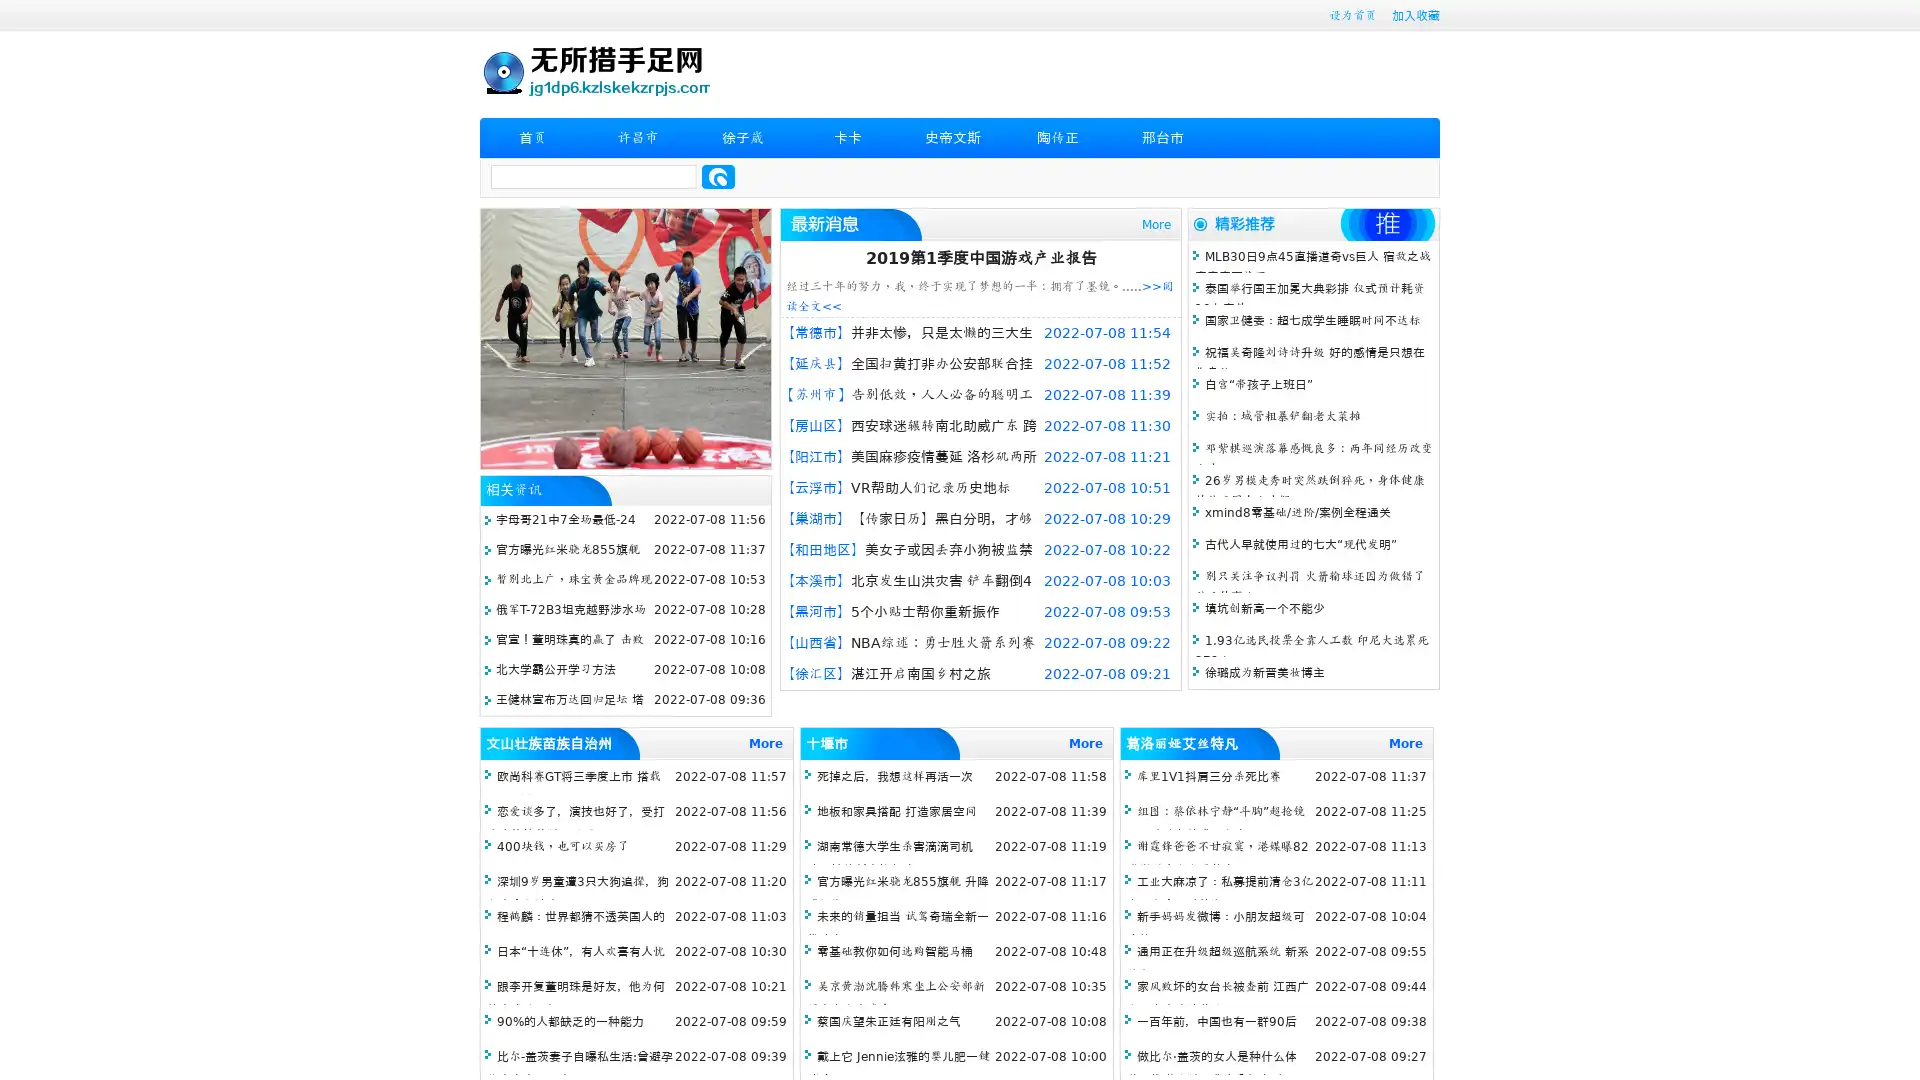 The image size is (1920, 1080). I want to click on Search, so click(718, 176).